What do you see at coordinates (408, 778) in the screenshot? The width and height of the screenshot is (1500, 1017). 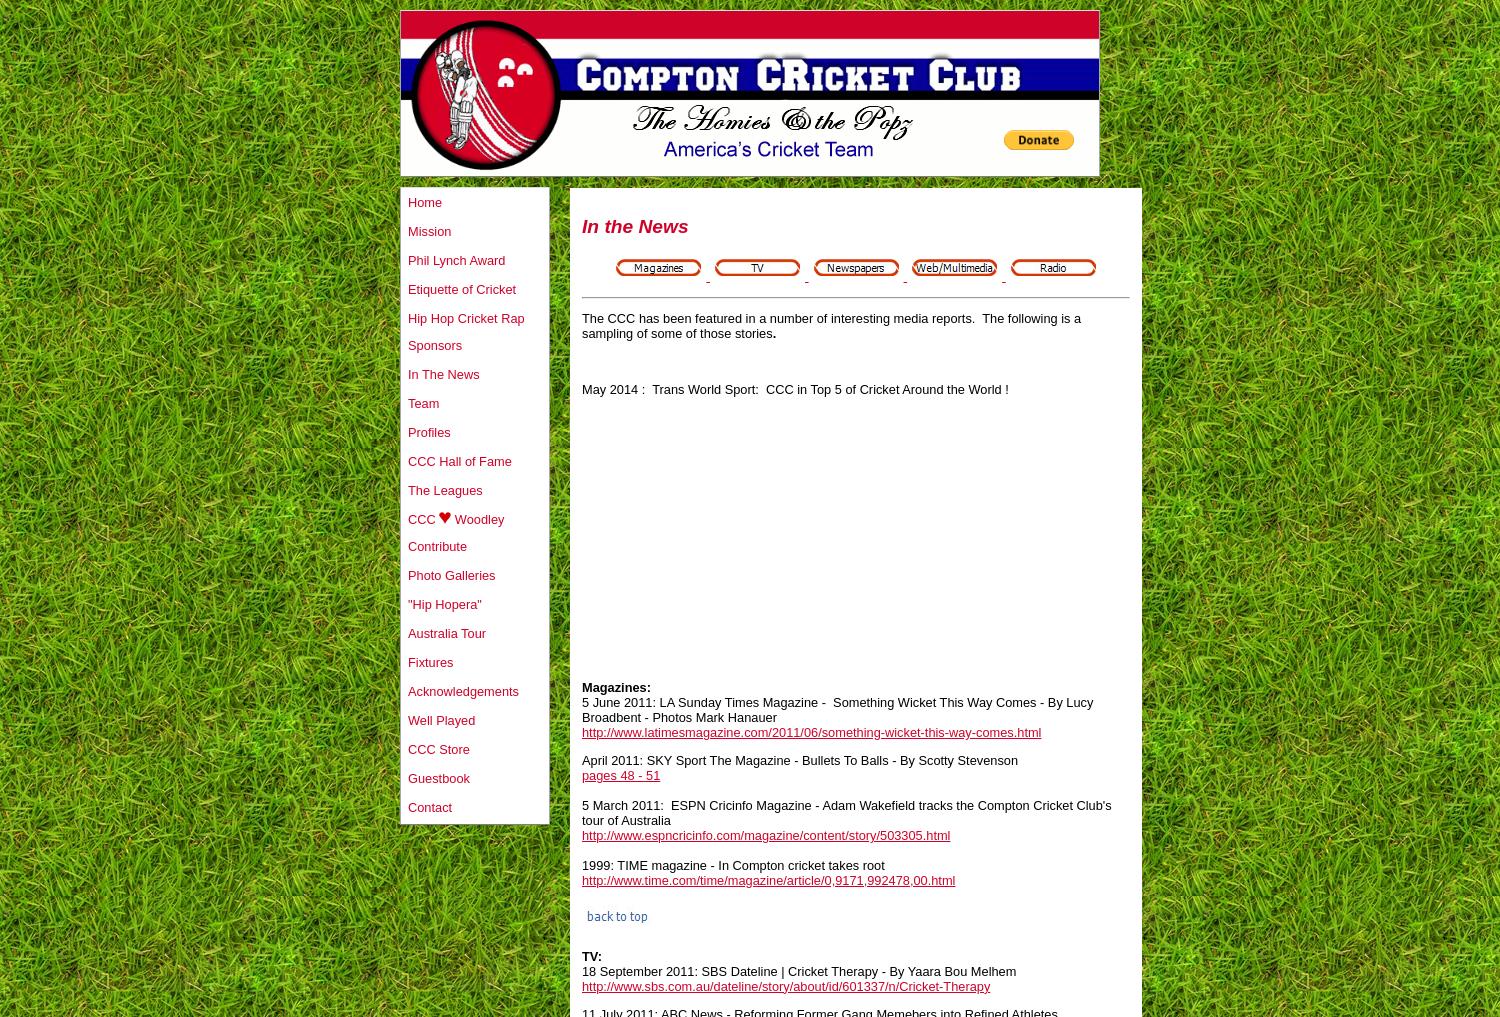 I see `'Guestbook'` at bounding box center [408, 778].